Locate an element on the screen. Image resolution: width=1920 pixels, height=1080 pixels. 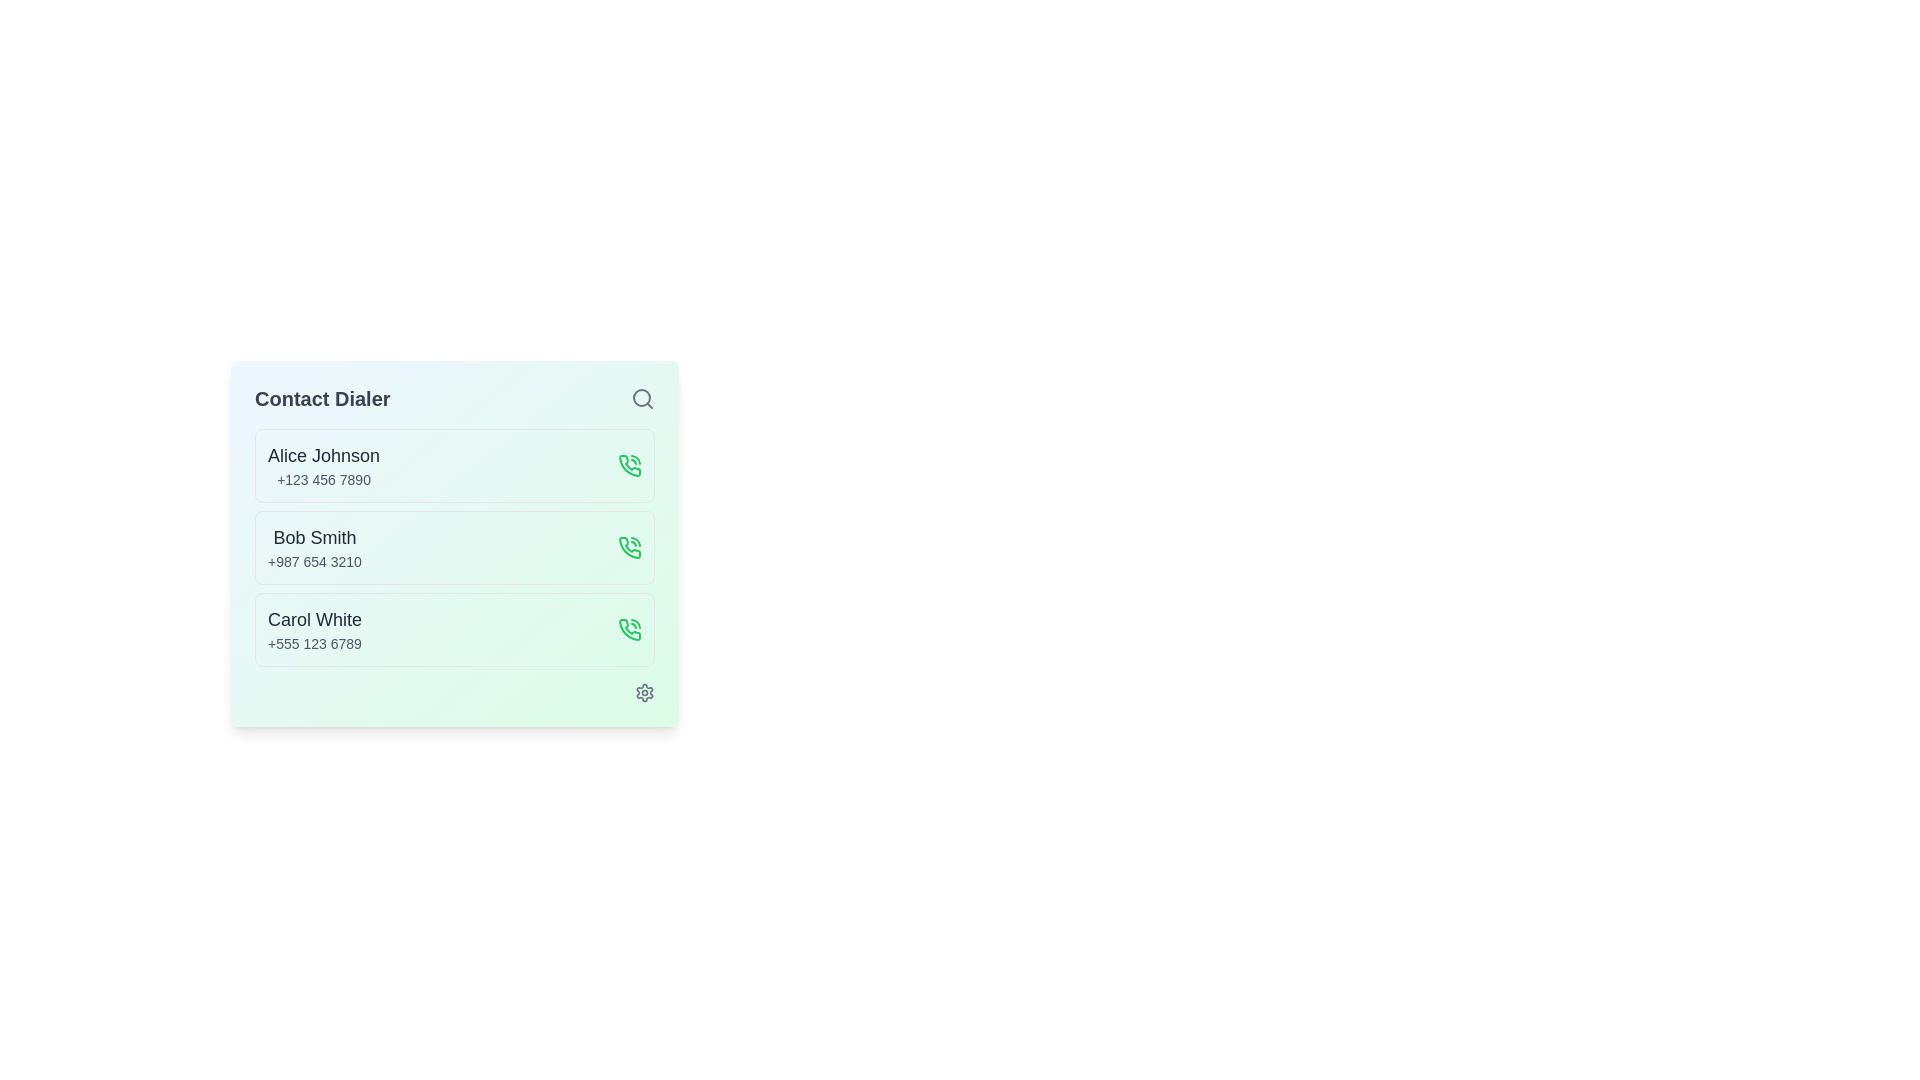
the contact entry displaying the name 'Bob Smith' and phone number '+987 654 3210' in the 'Contact Dialer' interface is located at coordinates (313, 547).